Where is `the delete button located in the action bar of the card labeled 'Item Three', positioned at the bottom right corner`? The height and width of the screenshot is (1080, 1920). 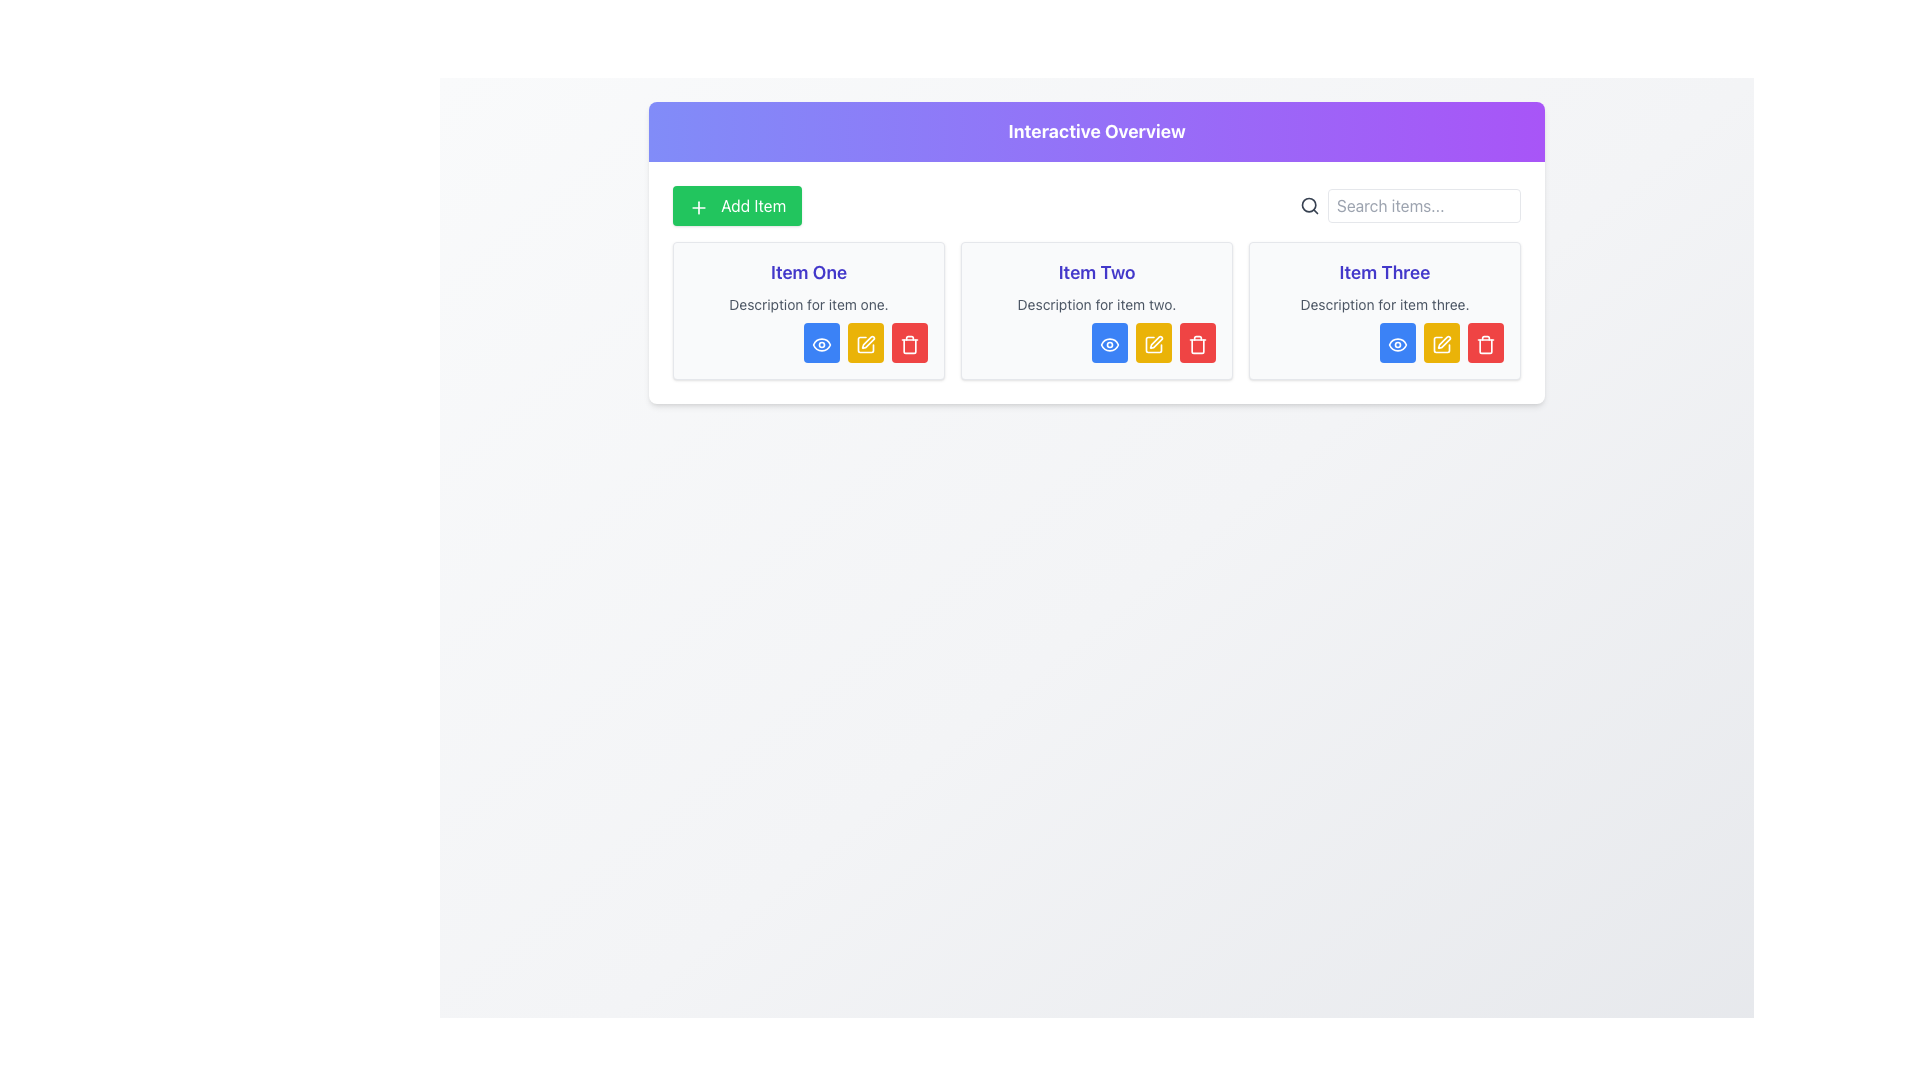
the delete button located in the action bar of the card labeled 'Item Three', positioned at the bottom right corner is located at coordinates (1486, 342).